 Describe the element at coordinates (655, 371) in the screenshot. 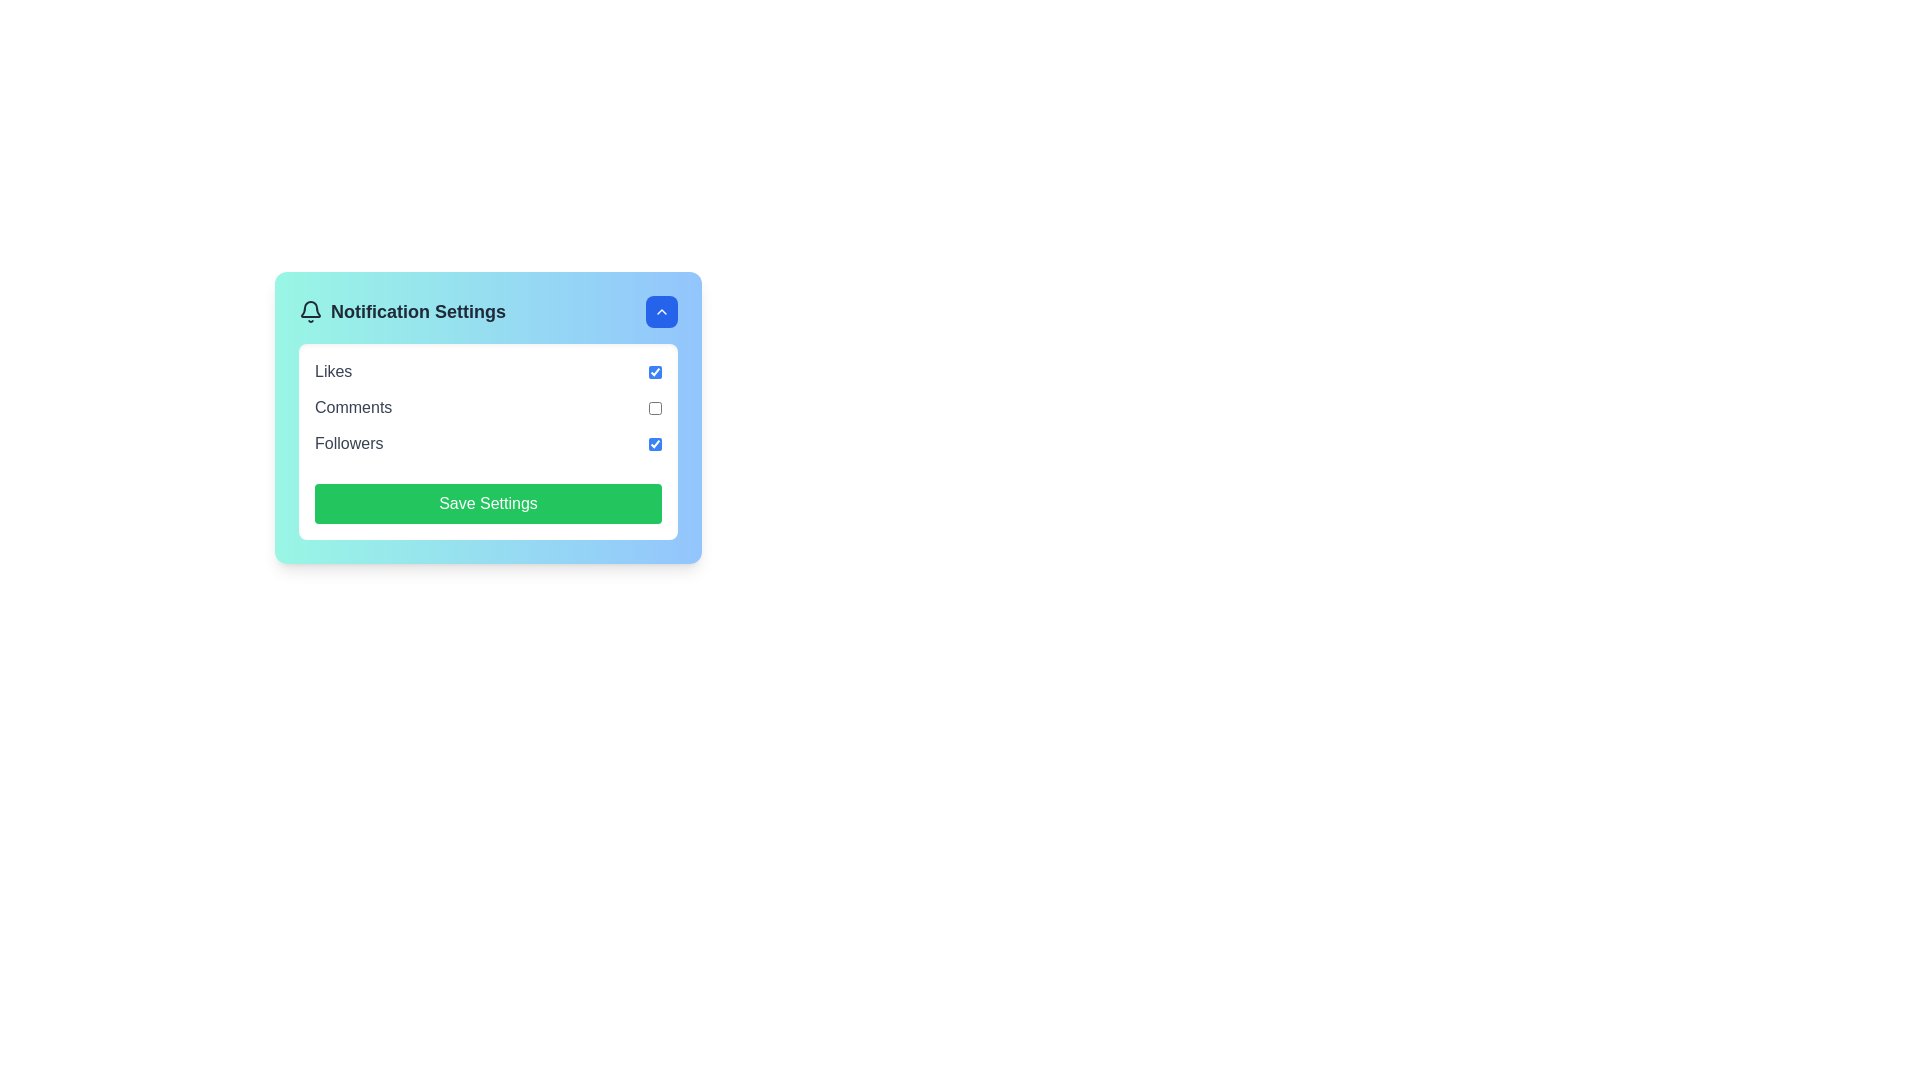

I see `the checkbox for 'Likes' notifications` at that location.